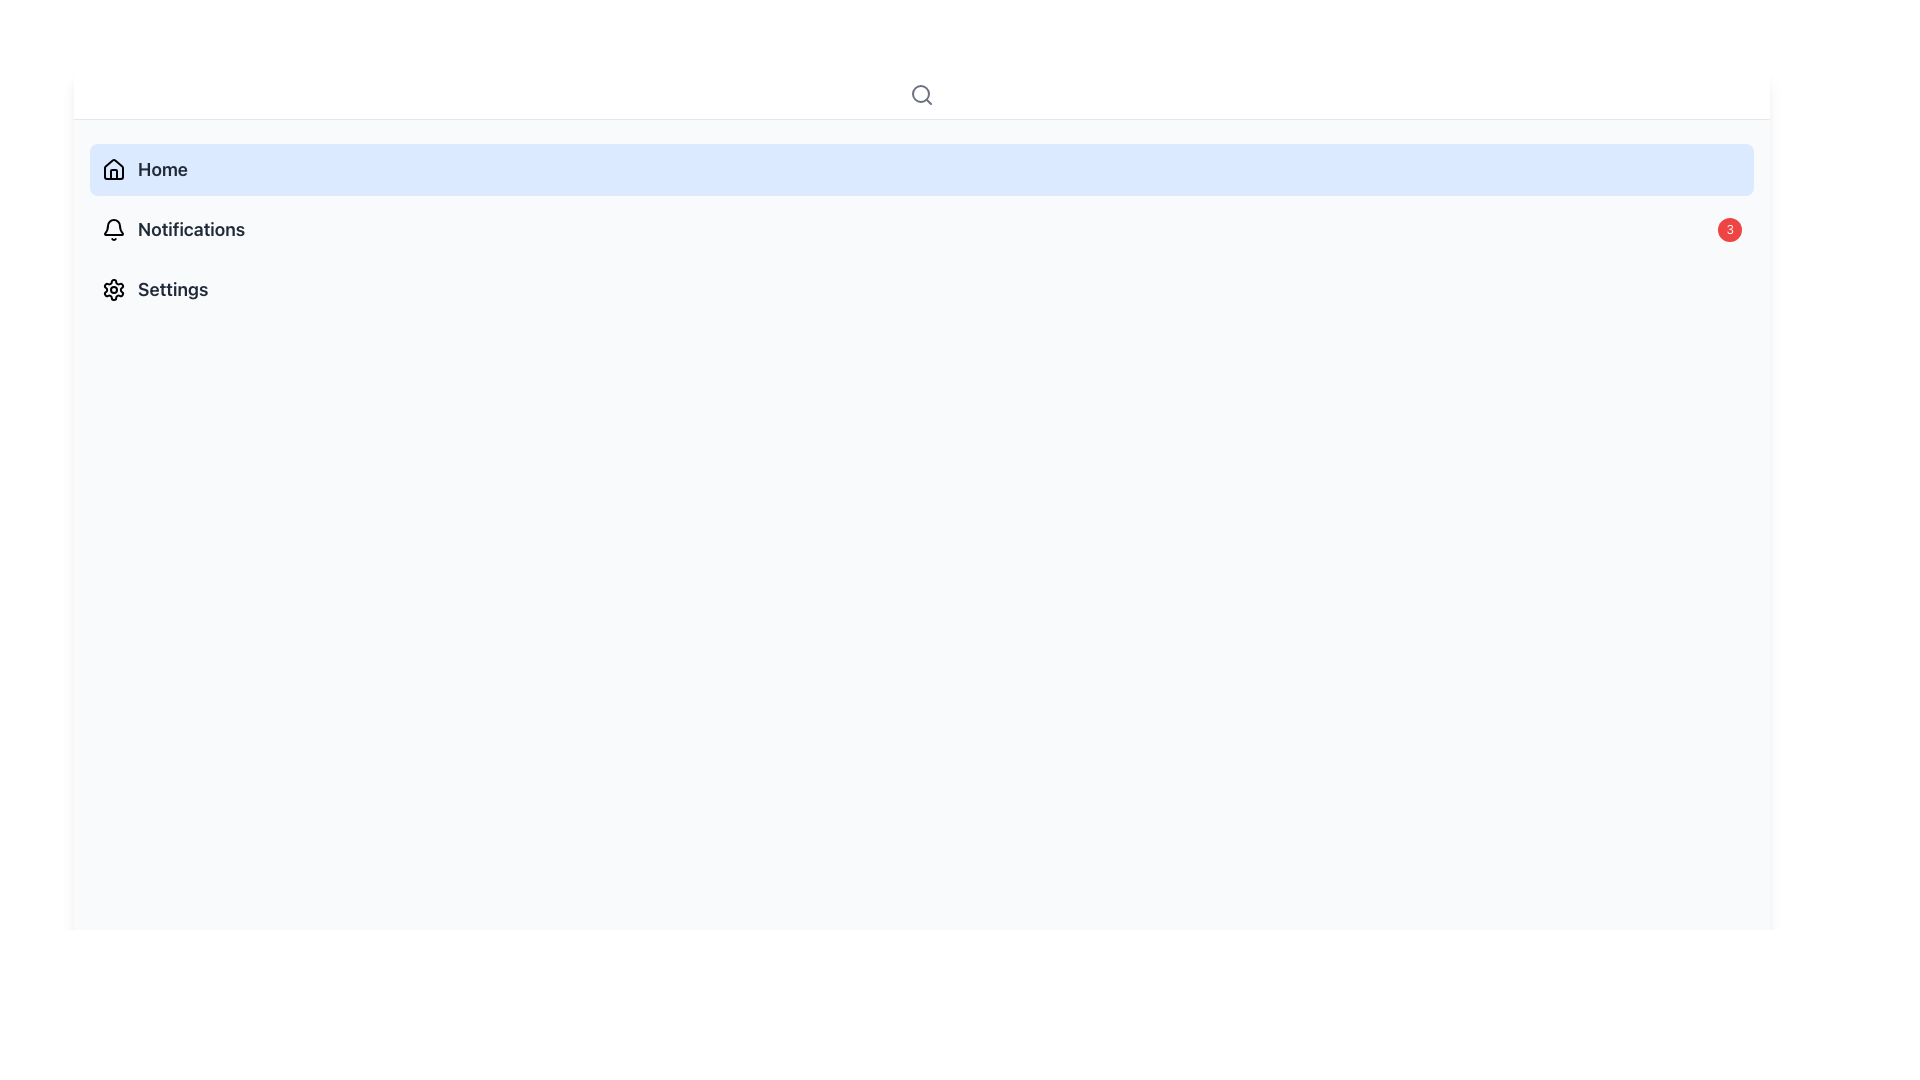 The image size is (1920, 1080). I want to click on the gray circular component of the magnifying glass icon located in the top-right corner of the interface, so click(920, 93).